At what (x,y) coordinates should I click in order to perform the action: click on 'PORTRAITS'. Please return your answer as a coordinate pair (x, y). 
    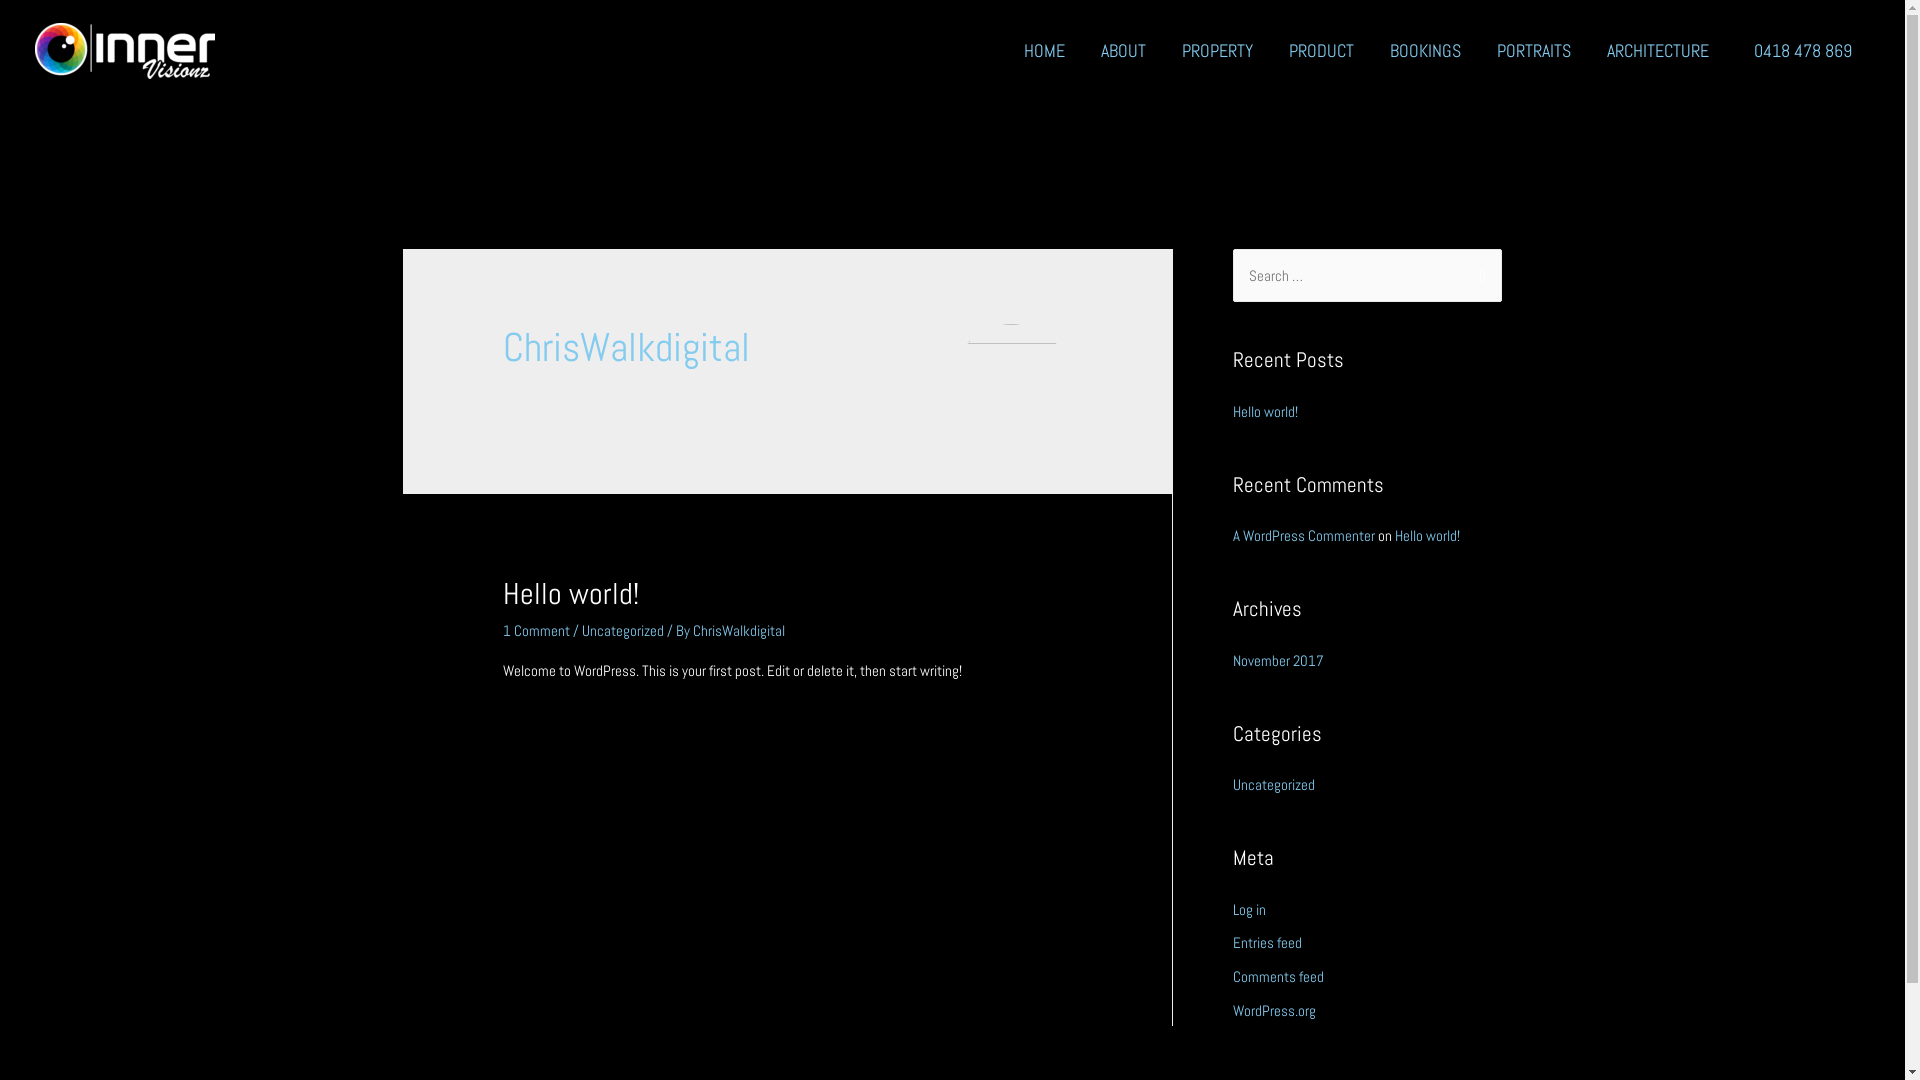
    Looking at the image, I should click on (1533, 49).